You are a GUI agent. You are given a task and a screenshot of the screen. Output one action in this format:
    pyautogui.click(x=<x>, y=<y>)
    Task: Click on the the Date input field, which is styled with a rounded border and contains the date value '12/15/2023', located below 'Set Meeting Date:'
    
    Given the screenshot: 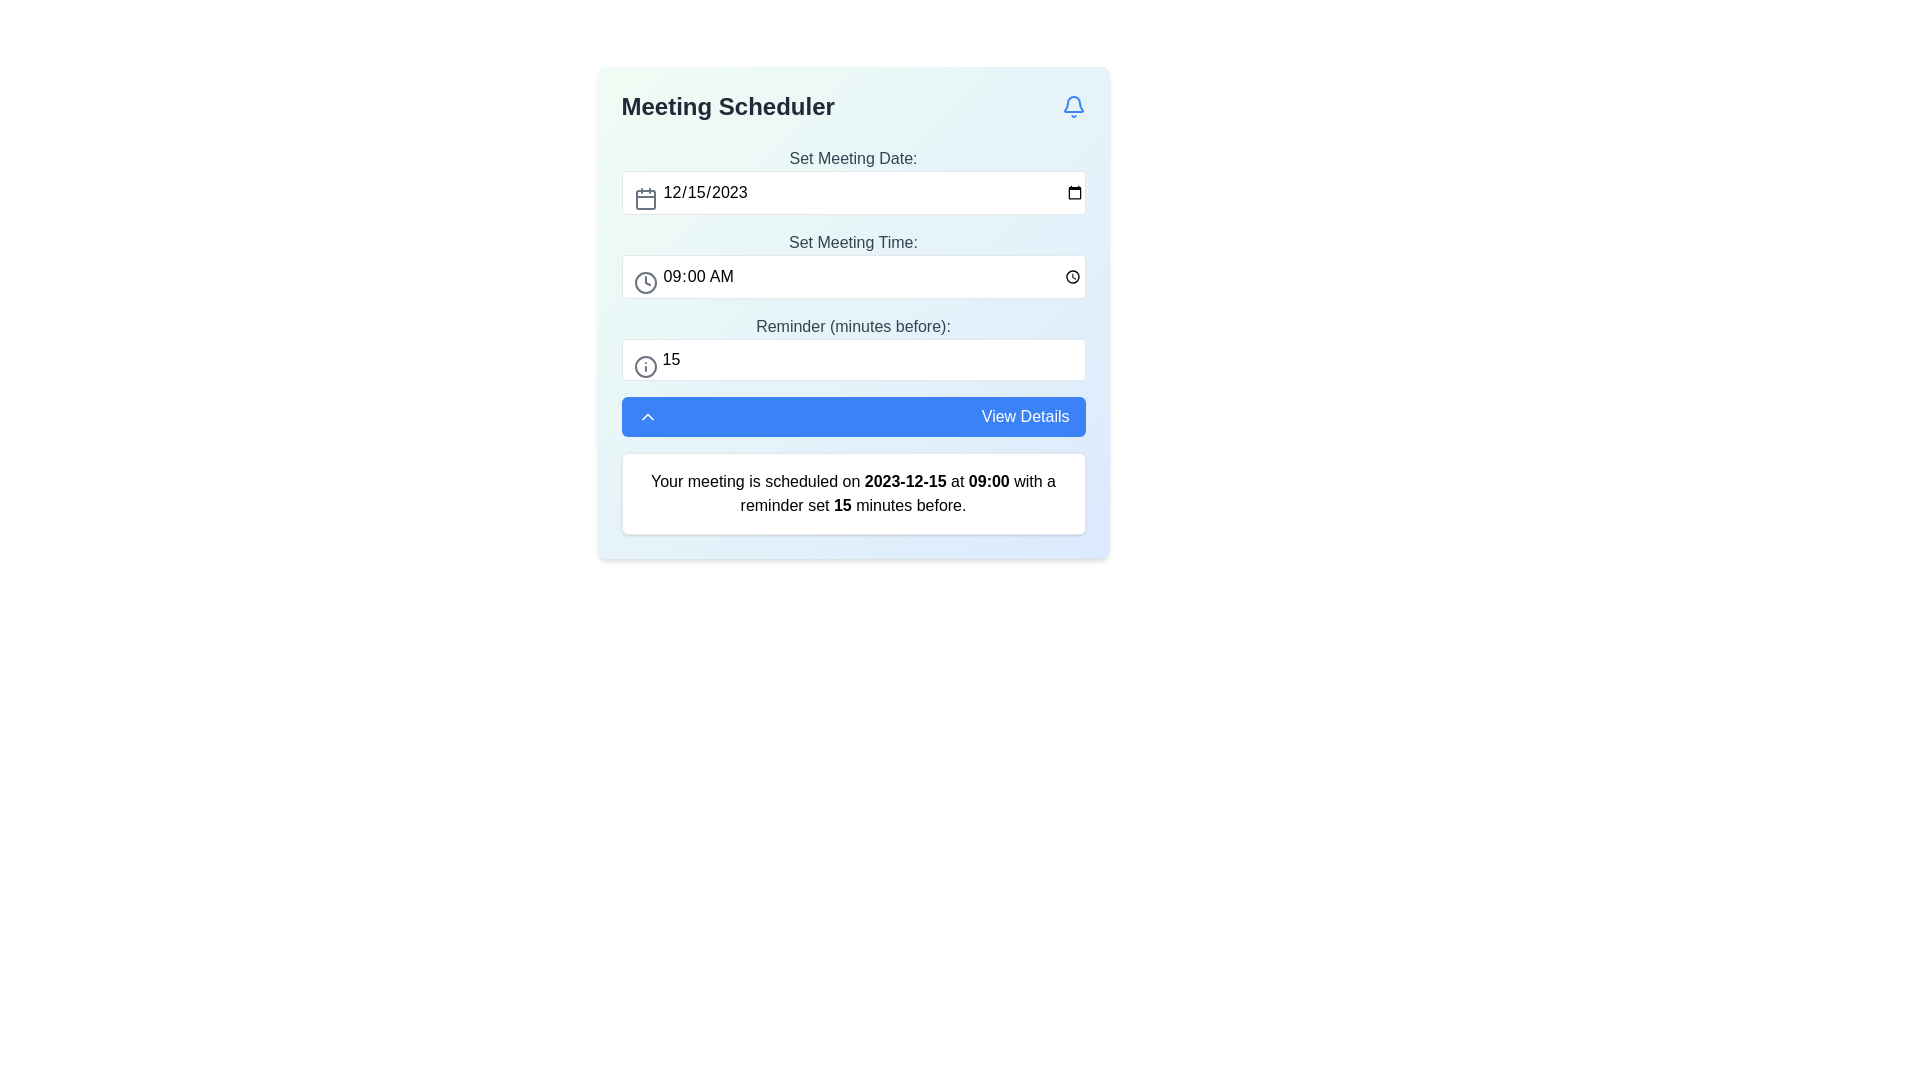 What is the action you would take?
    pyautogui.click(x=853, y=192)
    